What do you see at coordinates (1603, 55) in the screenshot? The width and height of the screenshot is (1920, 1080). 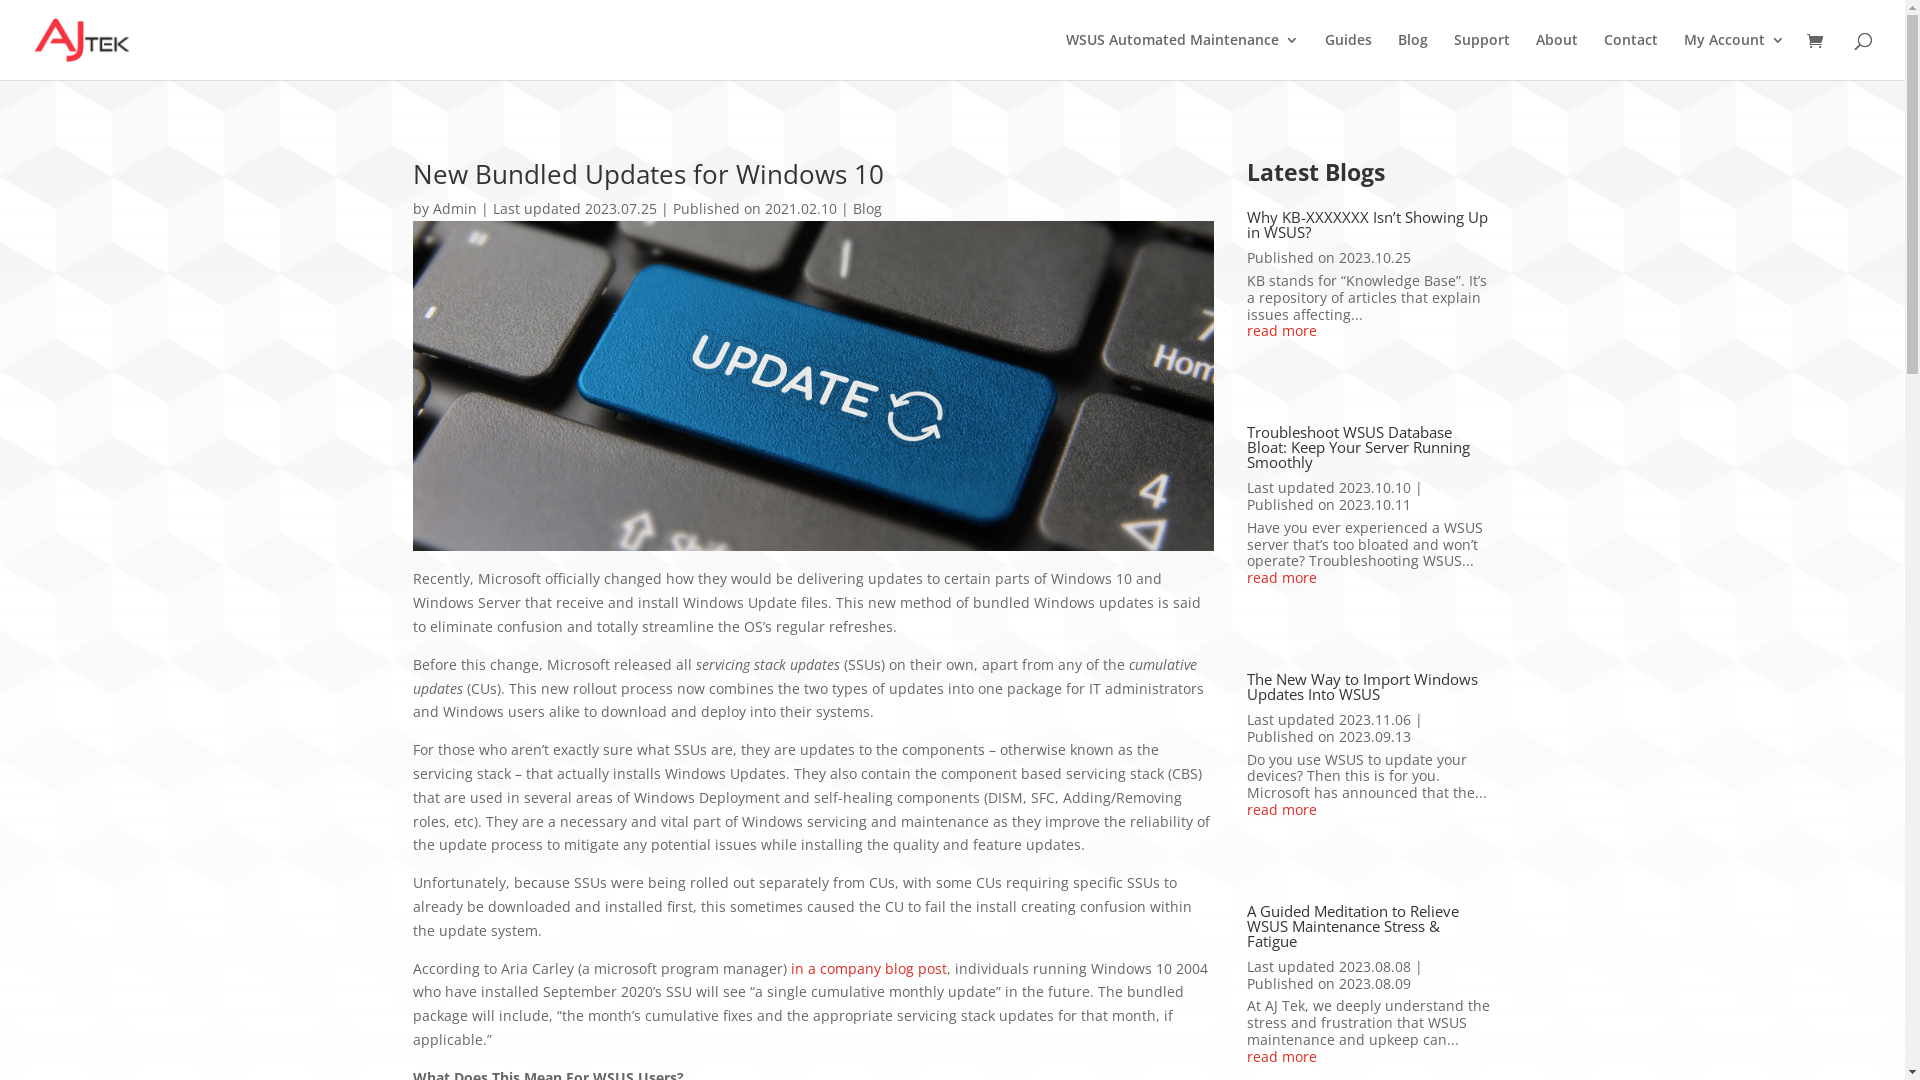 I see `'Contact'` at bounding box center [1603, 55].